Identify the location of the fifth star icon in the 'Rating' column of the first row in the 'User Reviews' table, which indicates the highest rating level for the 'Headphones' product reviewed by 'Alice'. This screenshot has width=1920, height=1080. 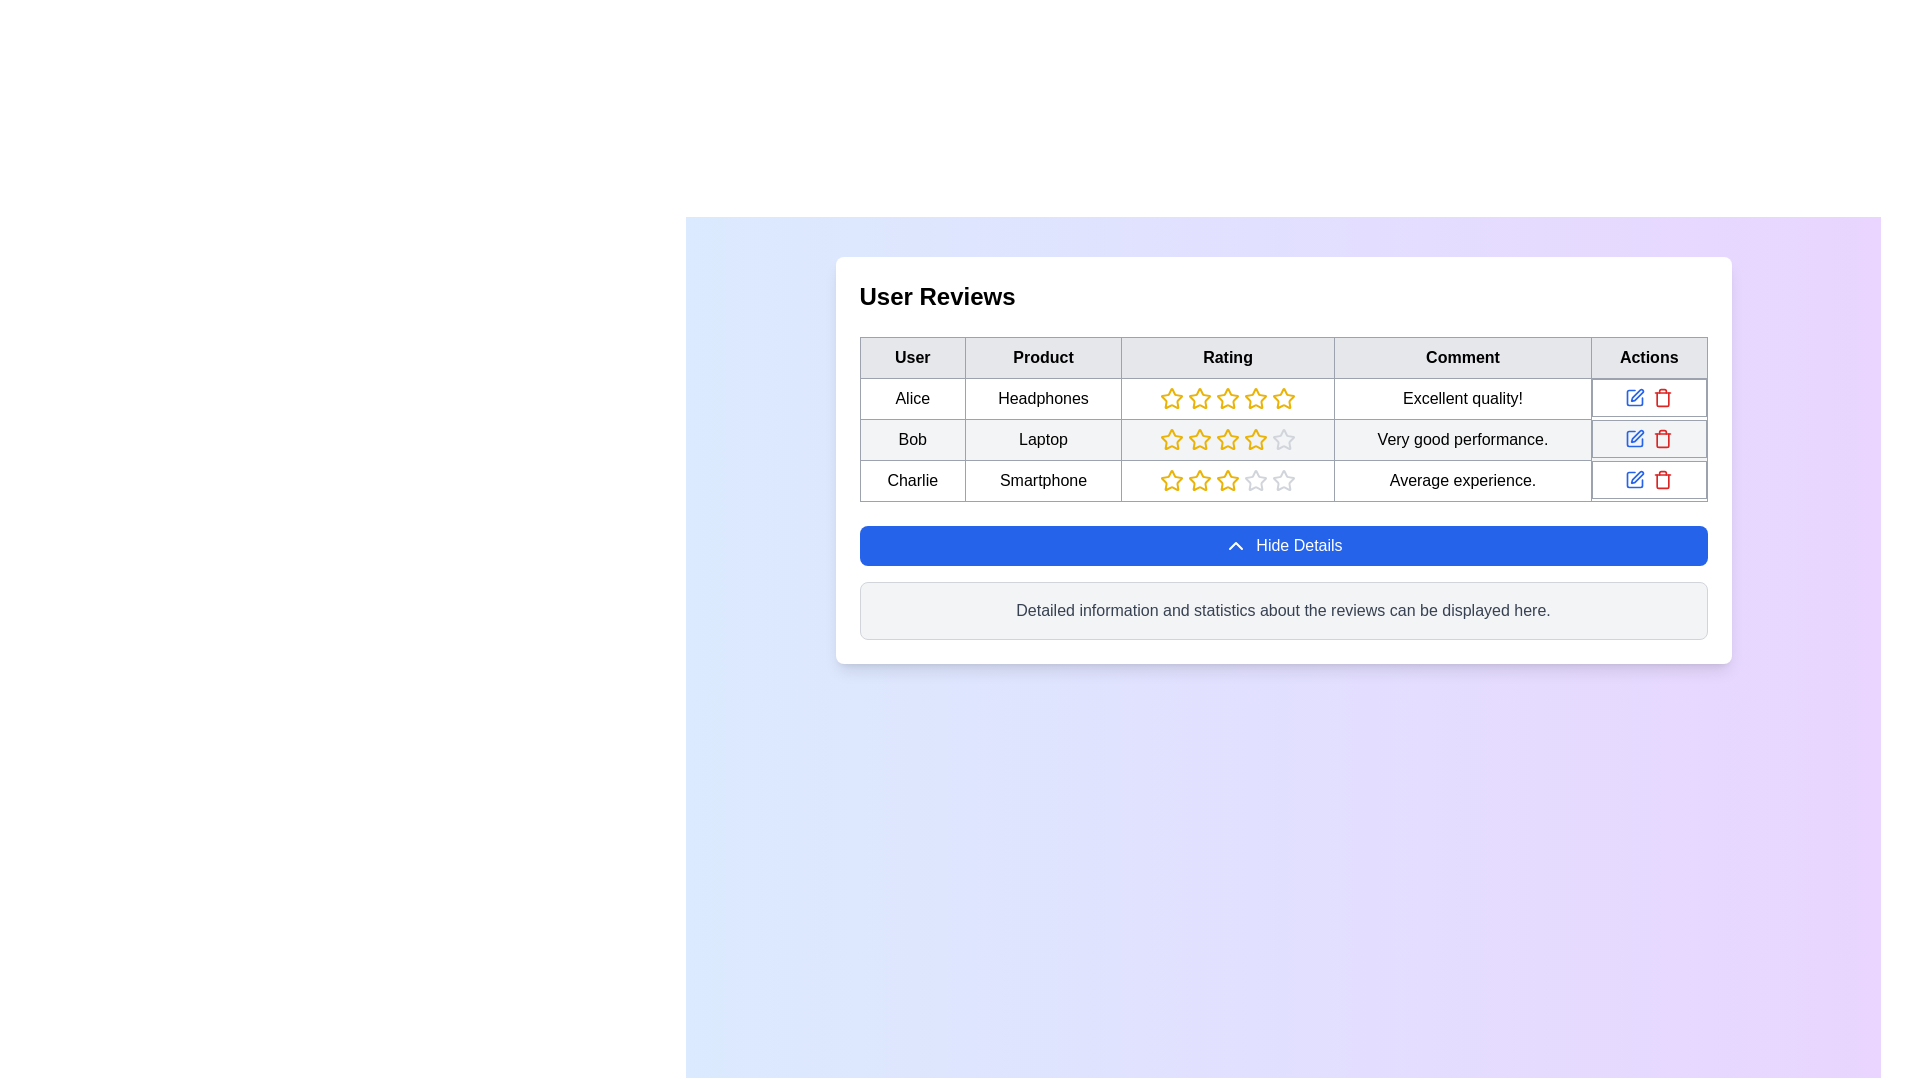
(1255, 398).